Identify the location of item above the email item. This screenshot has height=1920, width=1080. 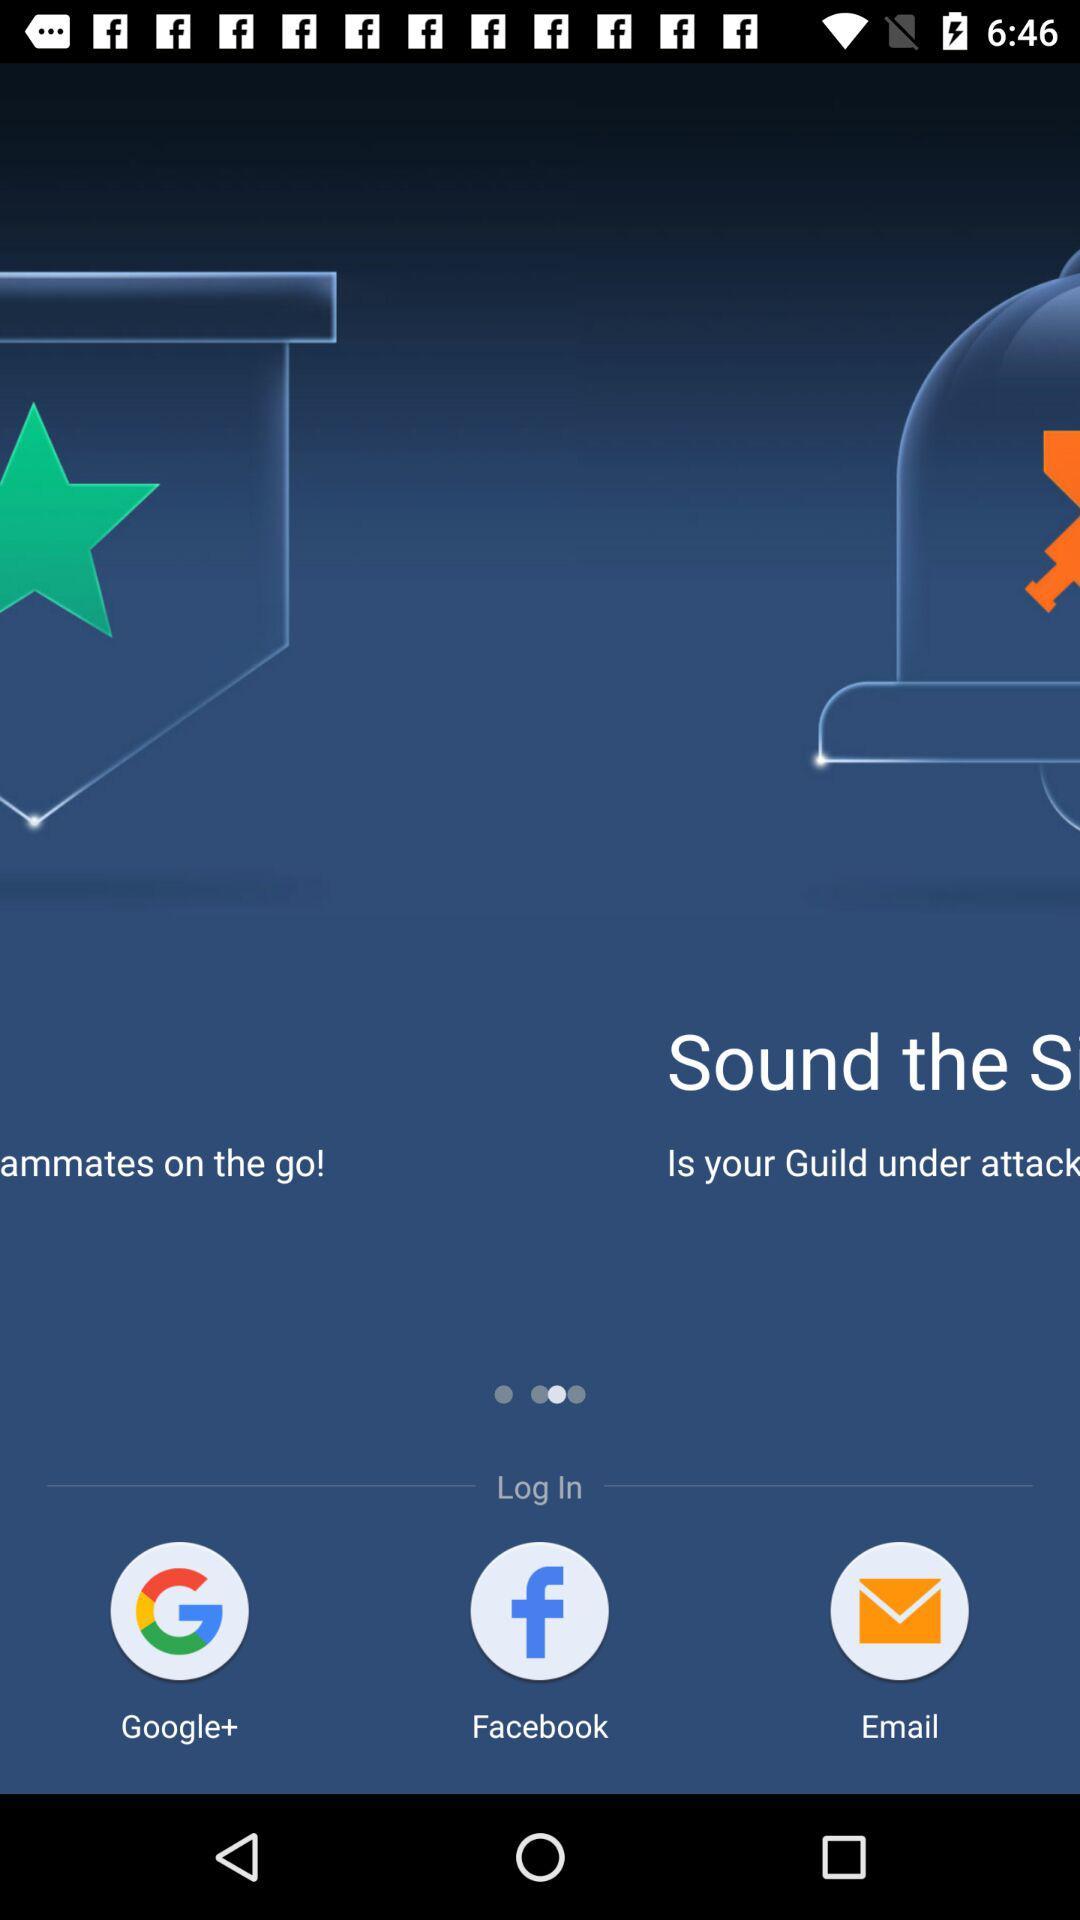
(898, 1613).